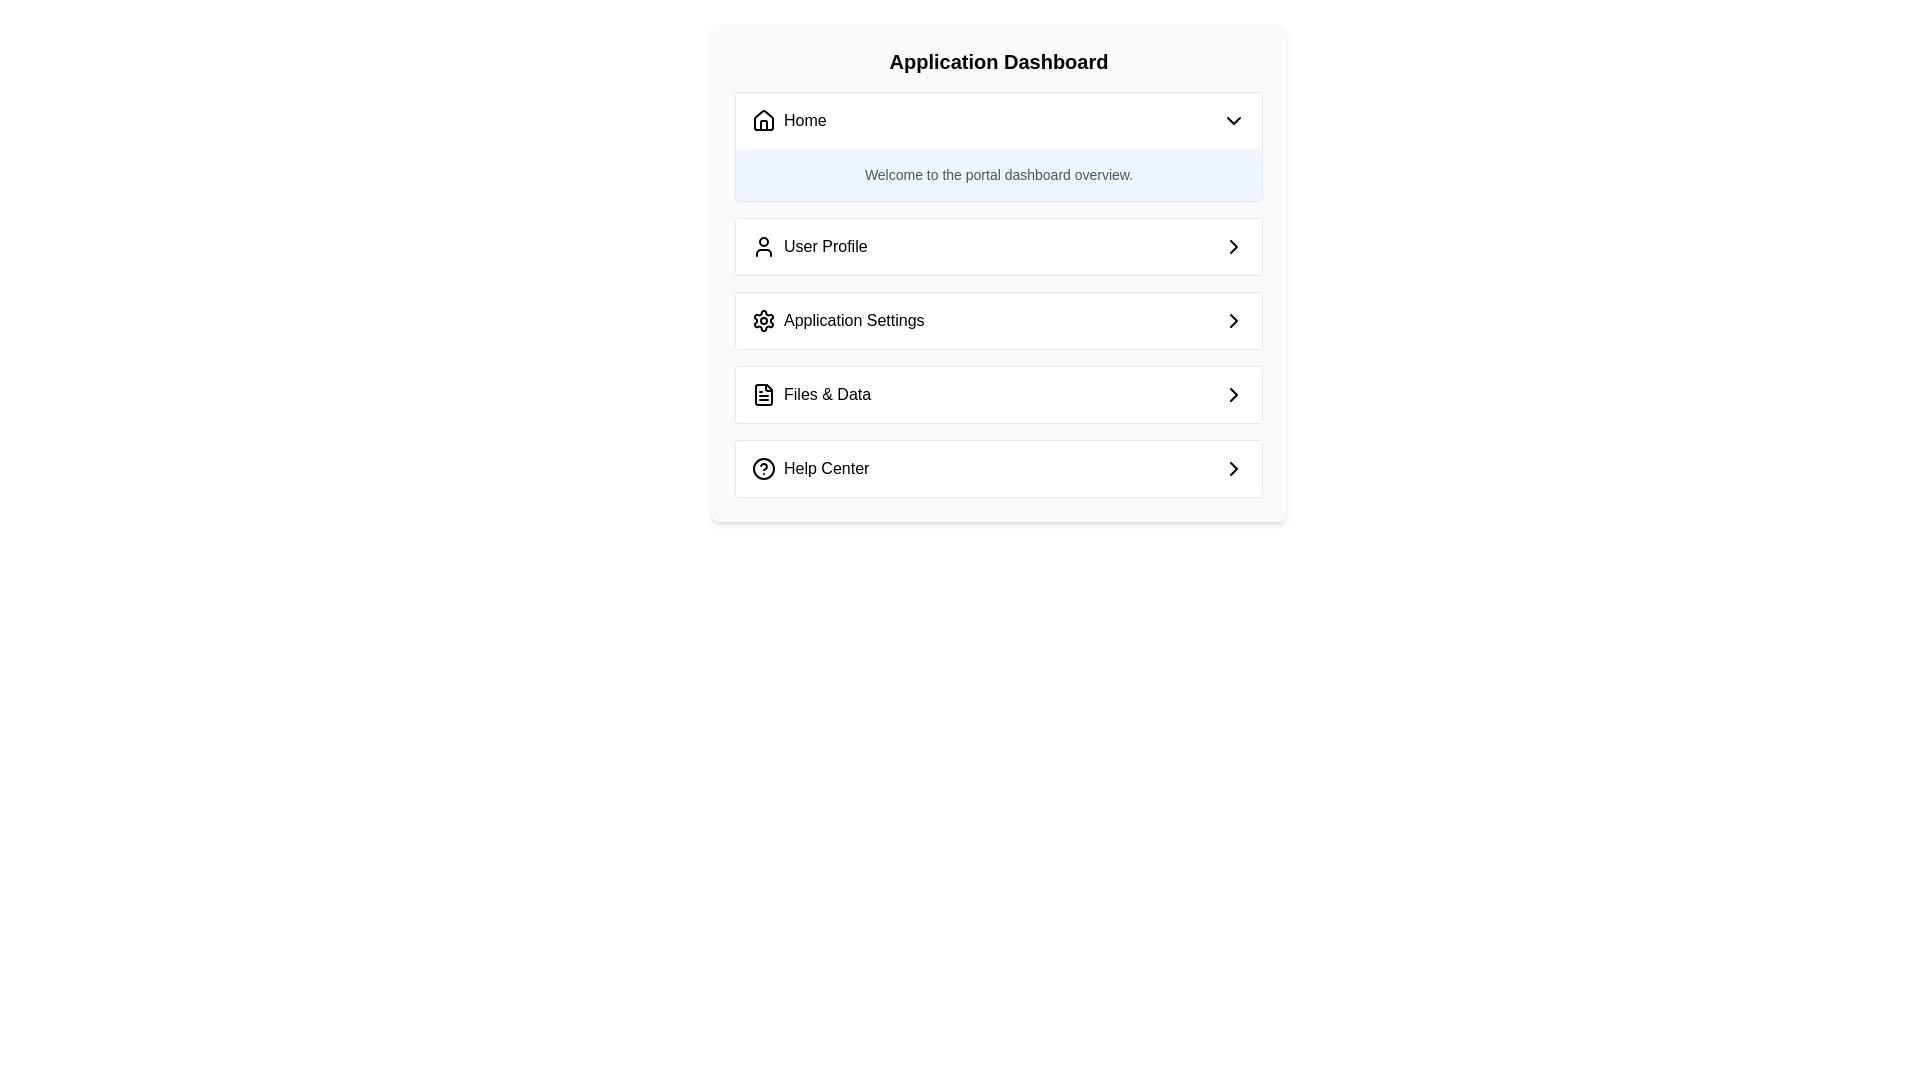 This screenshot has height=1080, width=1920. Describe the element at coordinates (762, 469) in the screenshot. I see `circular outline icon representing the help-related symbol in the 'Help Center' entry of the application dashboard by clicking on it` at that location.